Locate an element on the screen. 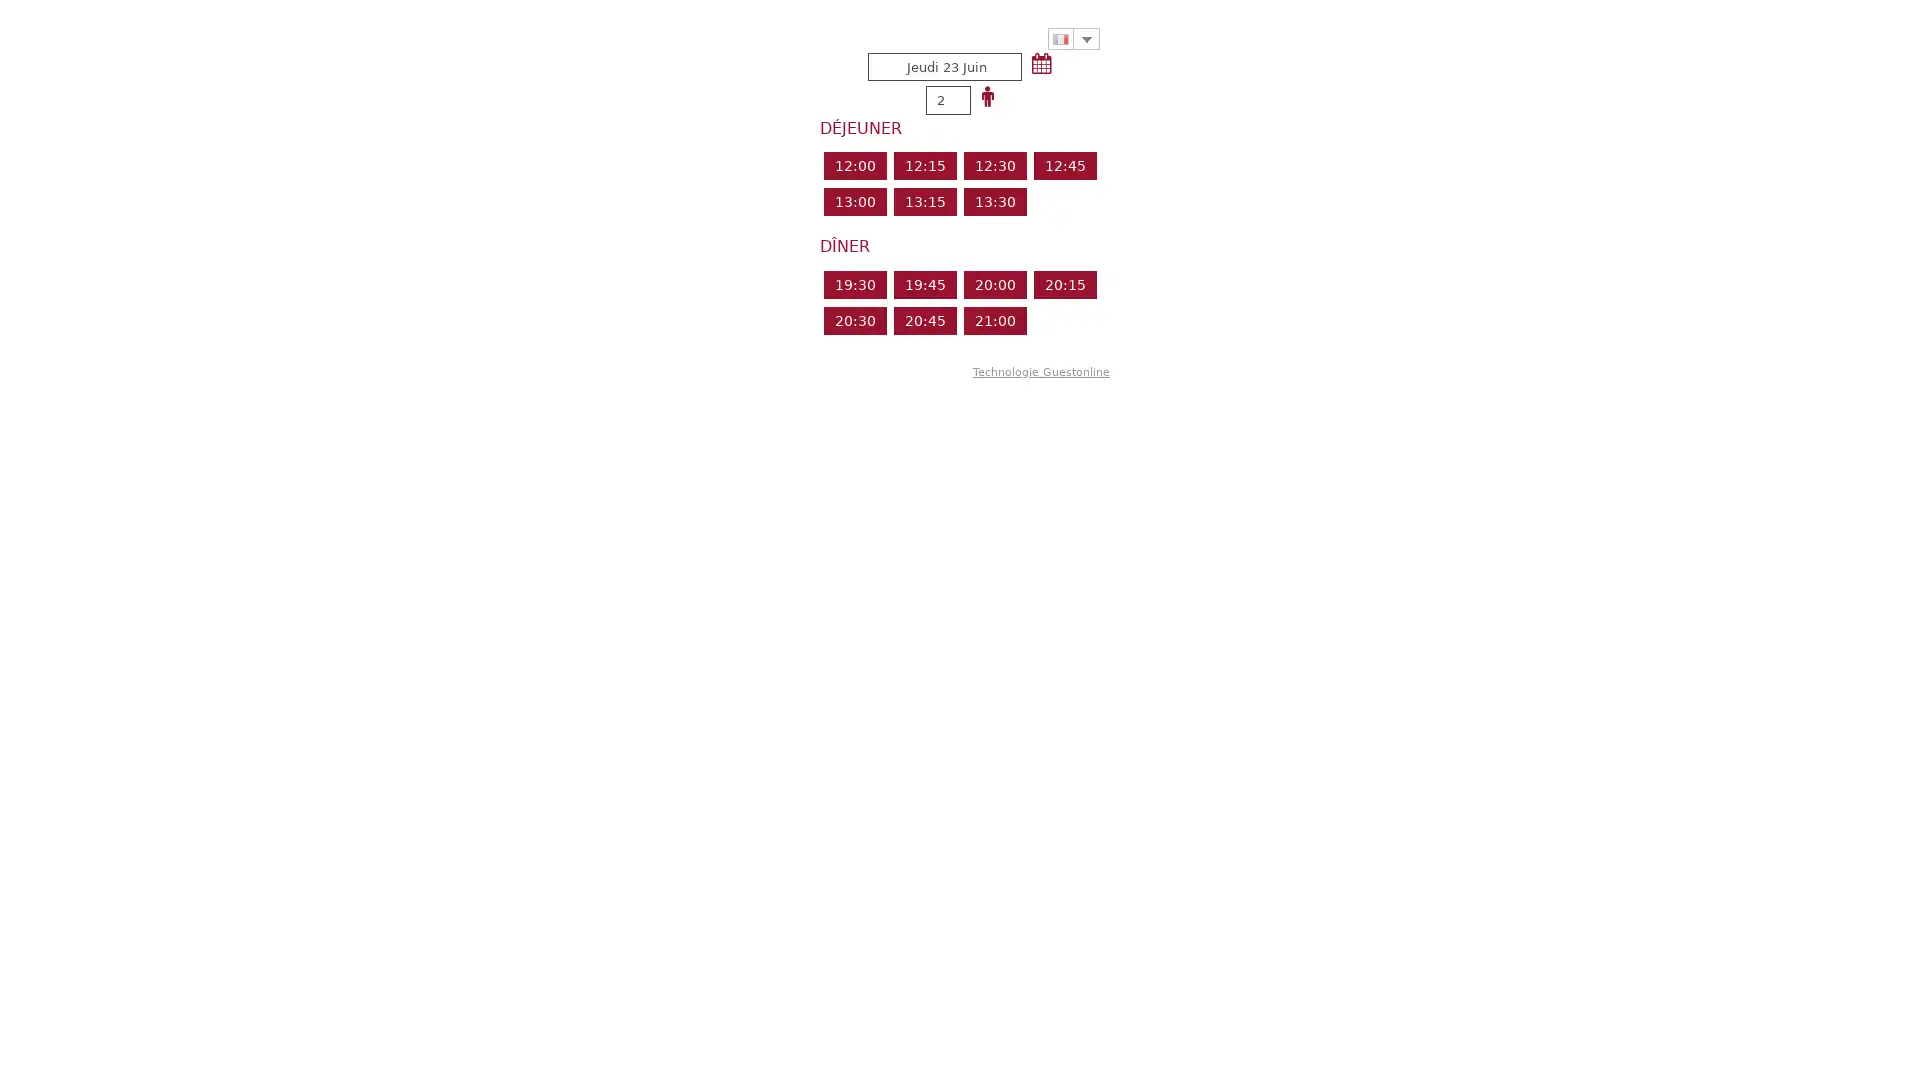  19:45 is located at coordinates (923, 284).